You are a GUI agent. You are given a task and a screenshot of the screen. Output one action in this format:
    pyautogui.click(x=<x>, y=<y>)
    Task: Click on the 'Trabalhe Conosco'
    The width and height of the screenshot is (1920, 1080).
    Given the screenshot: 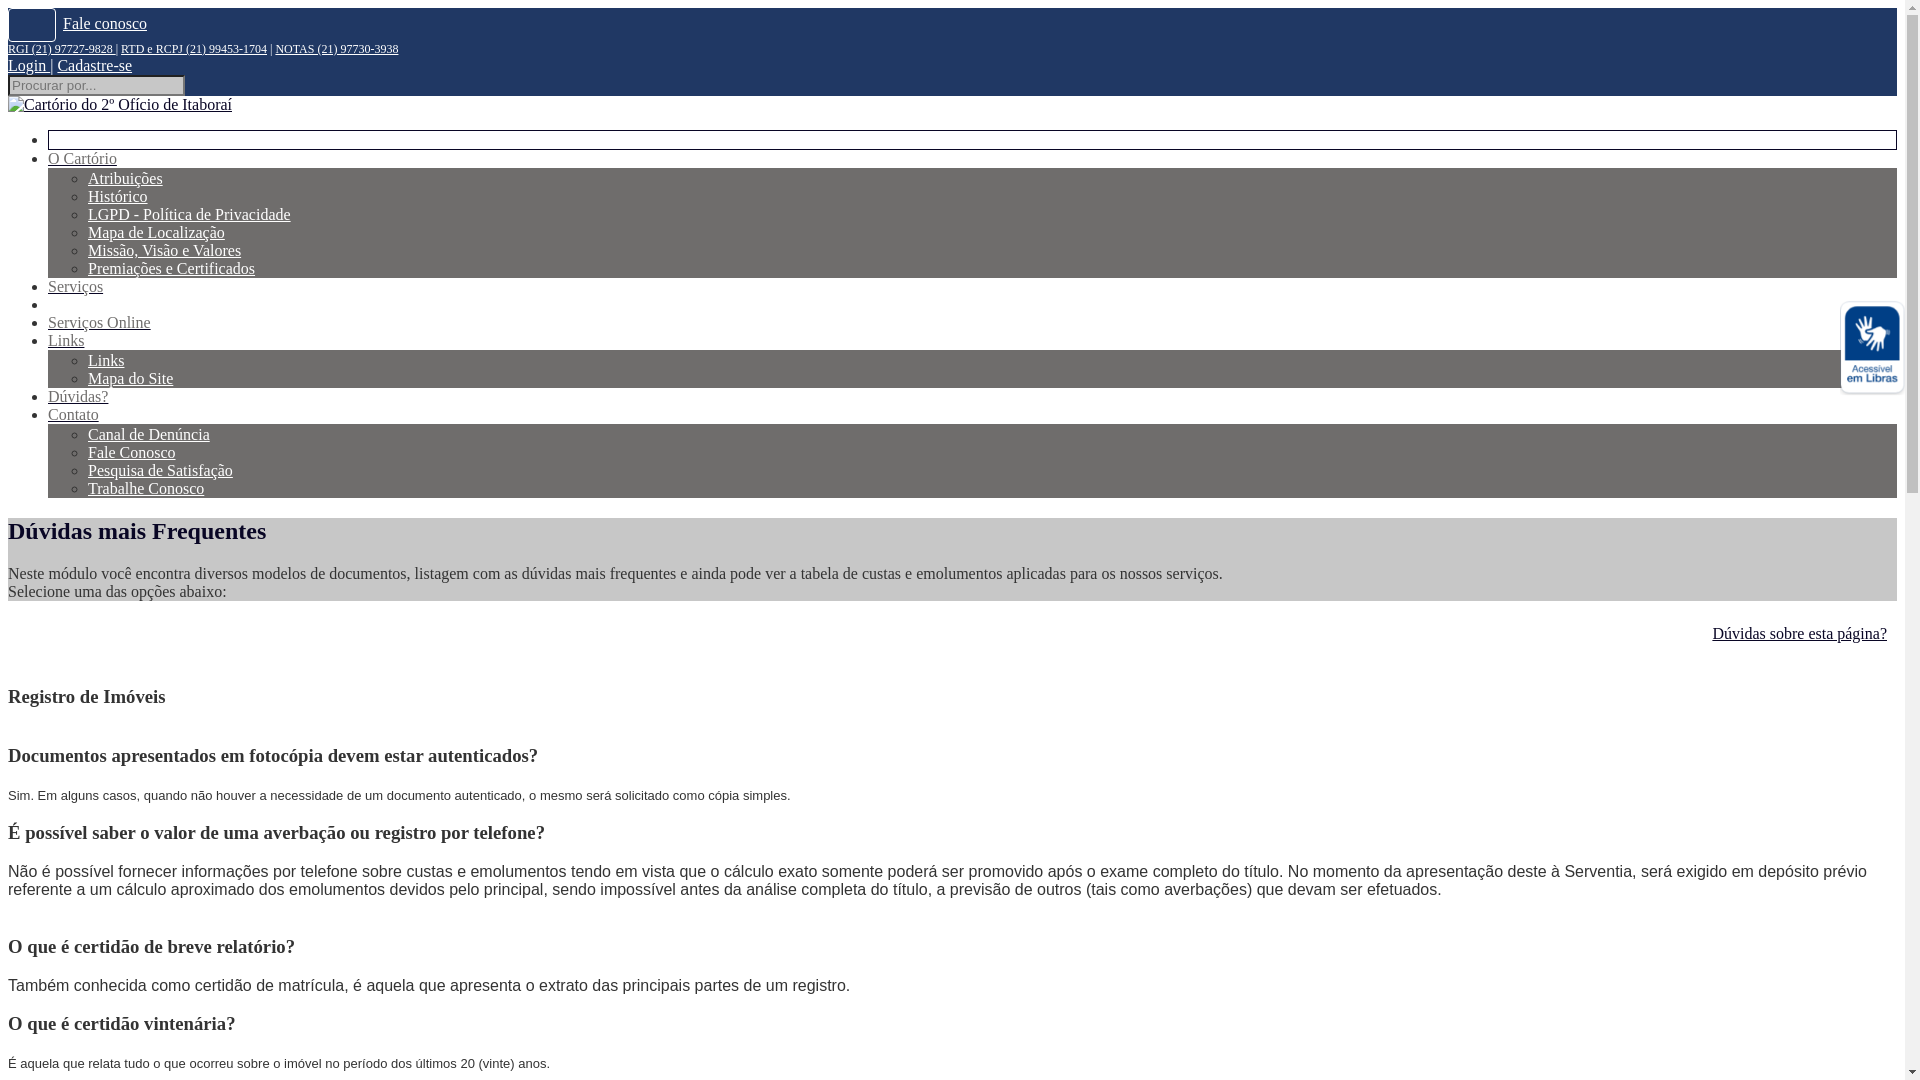 What is the action you would take?
    pyautogui.click(x=144, y=488)
    